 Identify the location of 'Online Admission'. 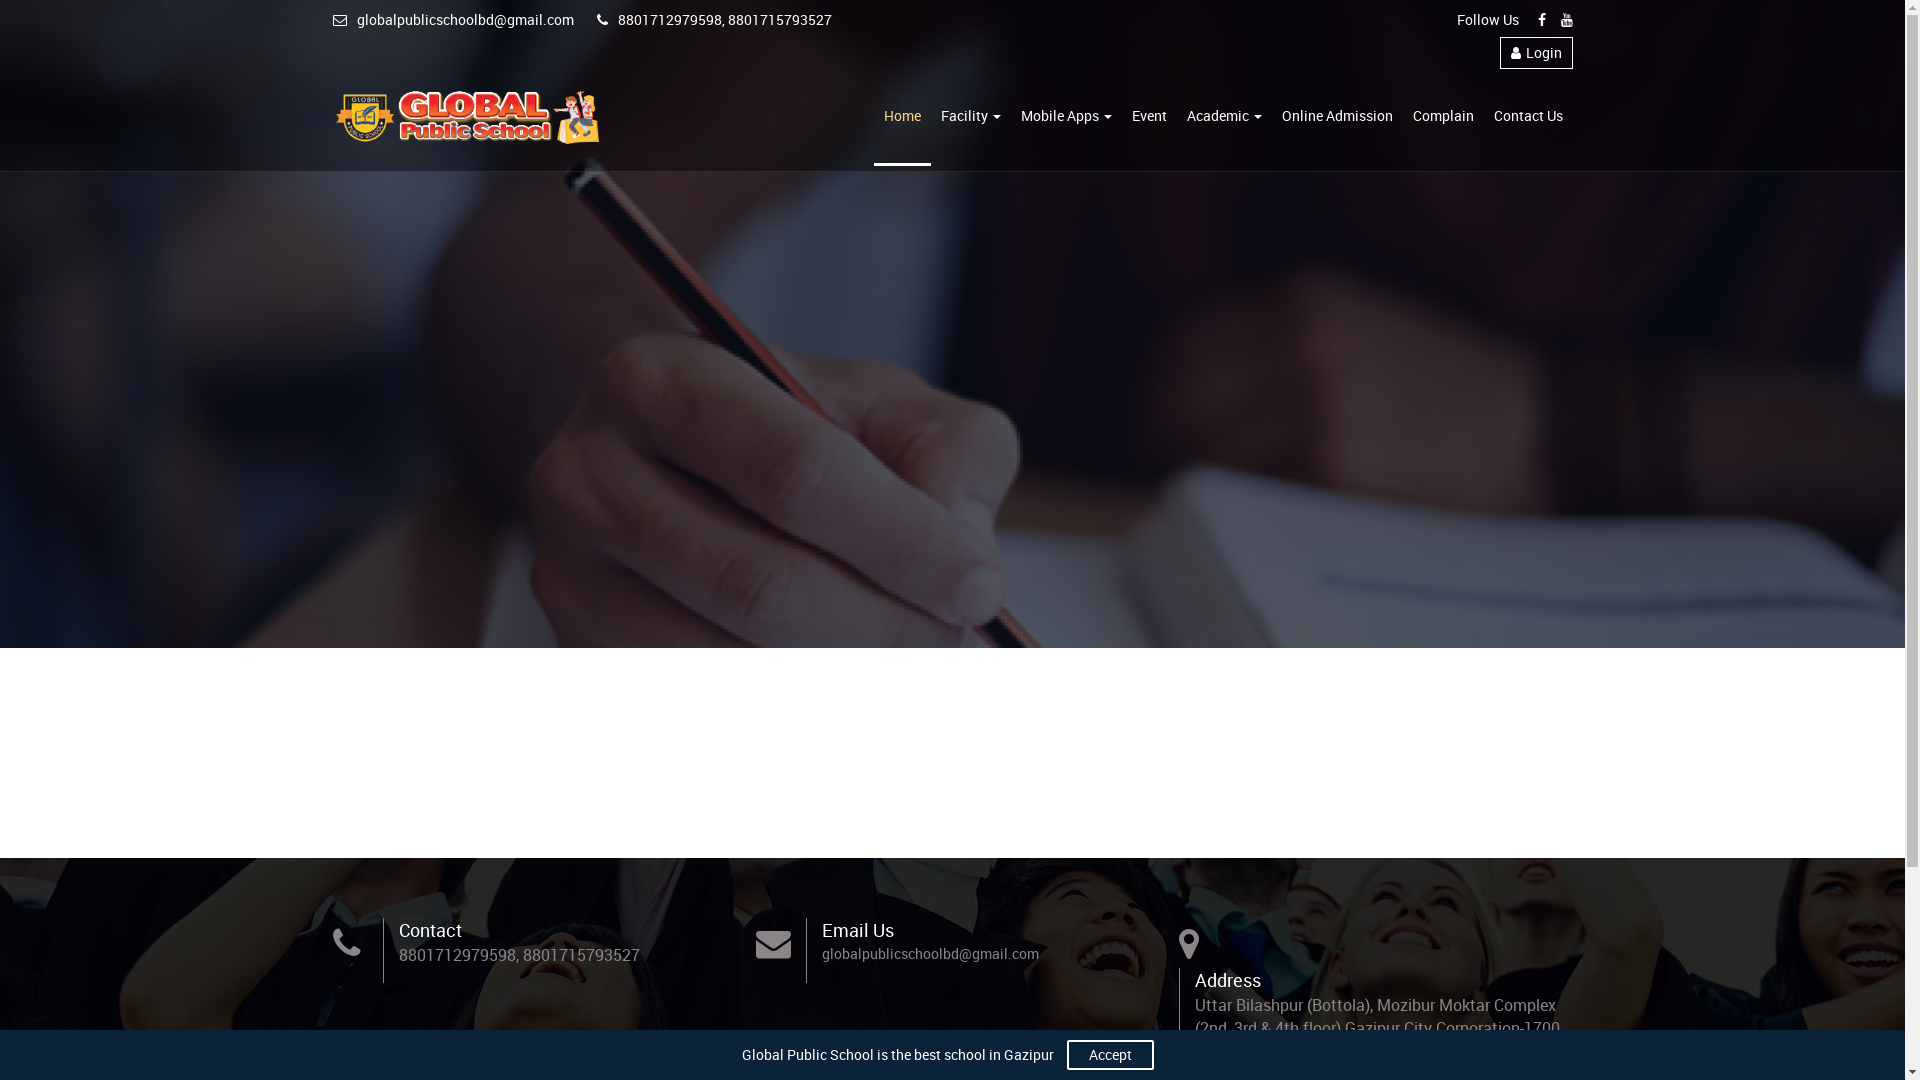
(1337, 117).